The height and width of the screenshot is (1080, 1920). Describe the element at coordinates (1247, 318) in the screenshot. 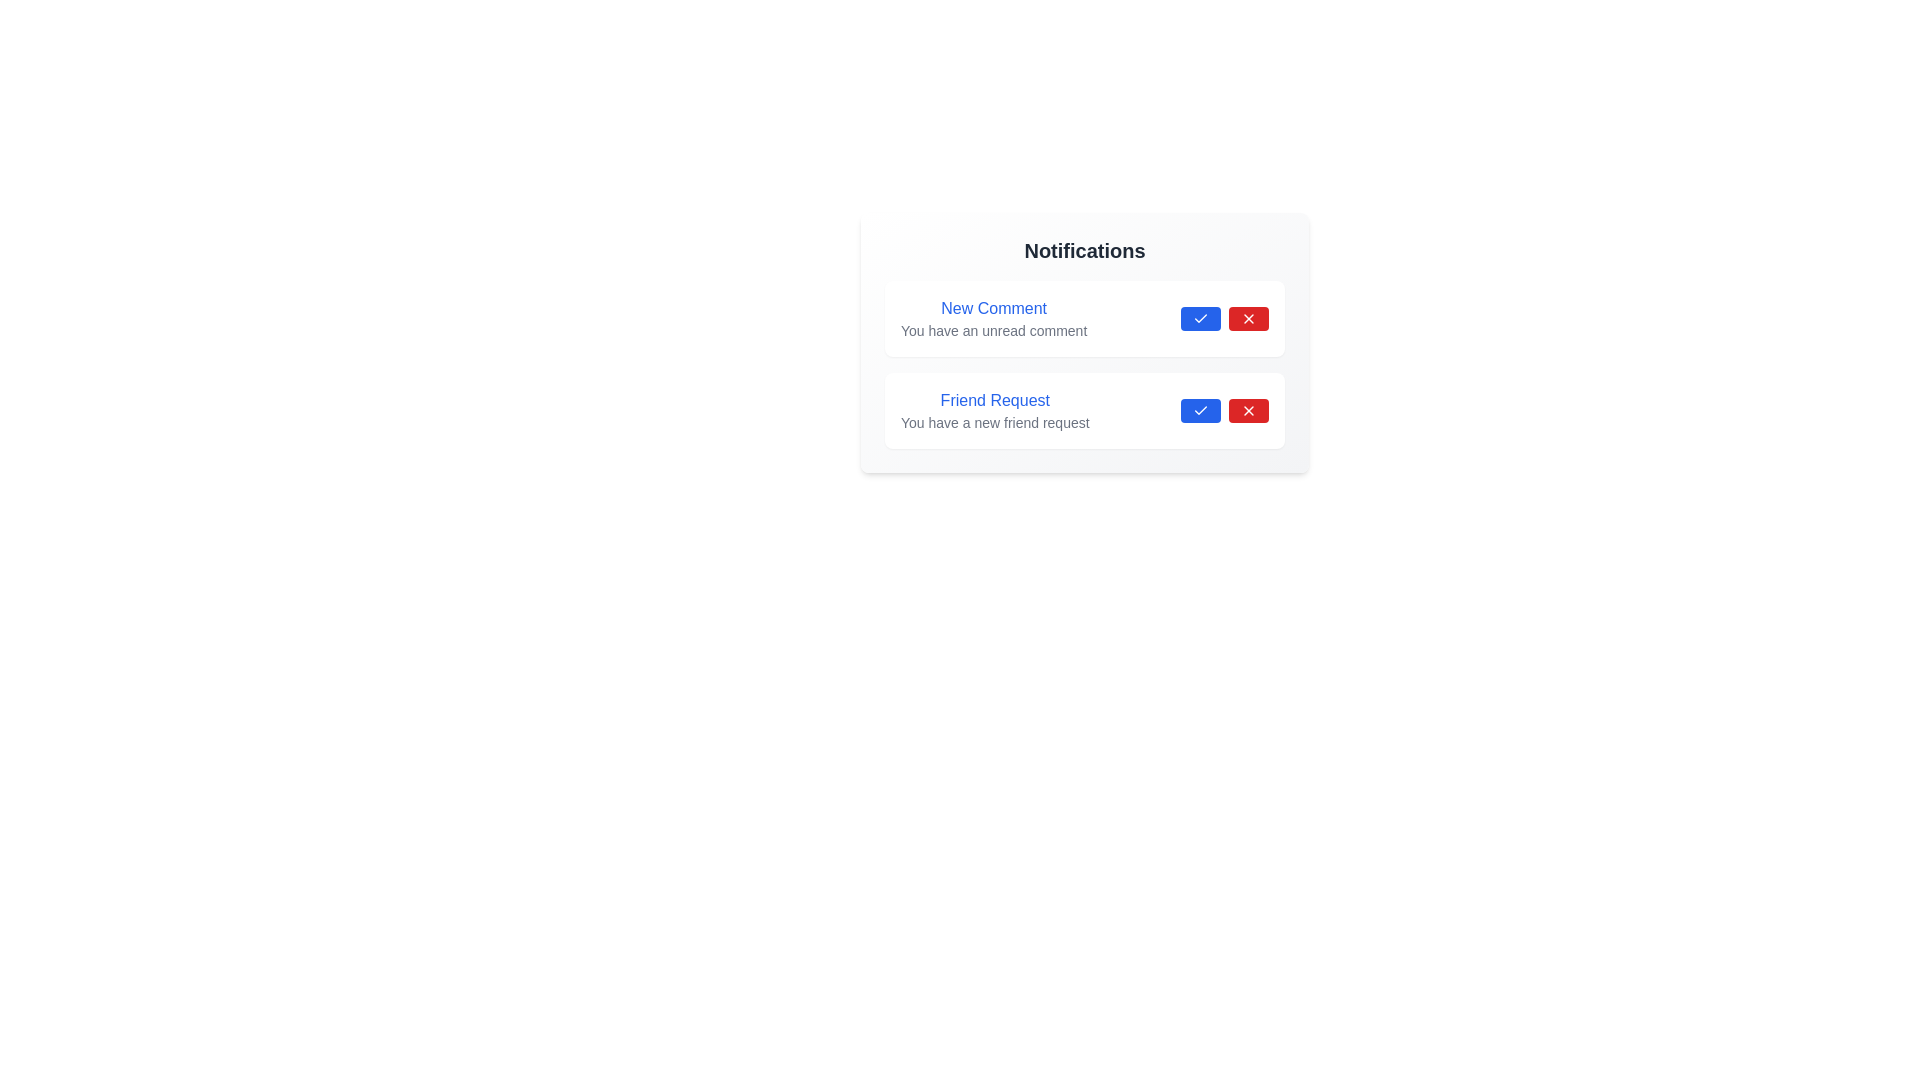

I see `the red square button with a white diagonal cross icon located in the notification card for 'New Comment'` at that location.